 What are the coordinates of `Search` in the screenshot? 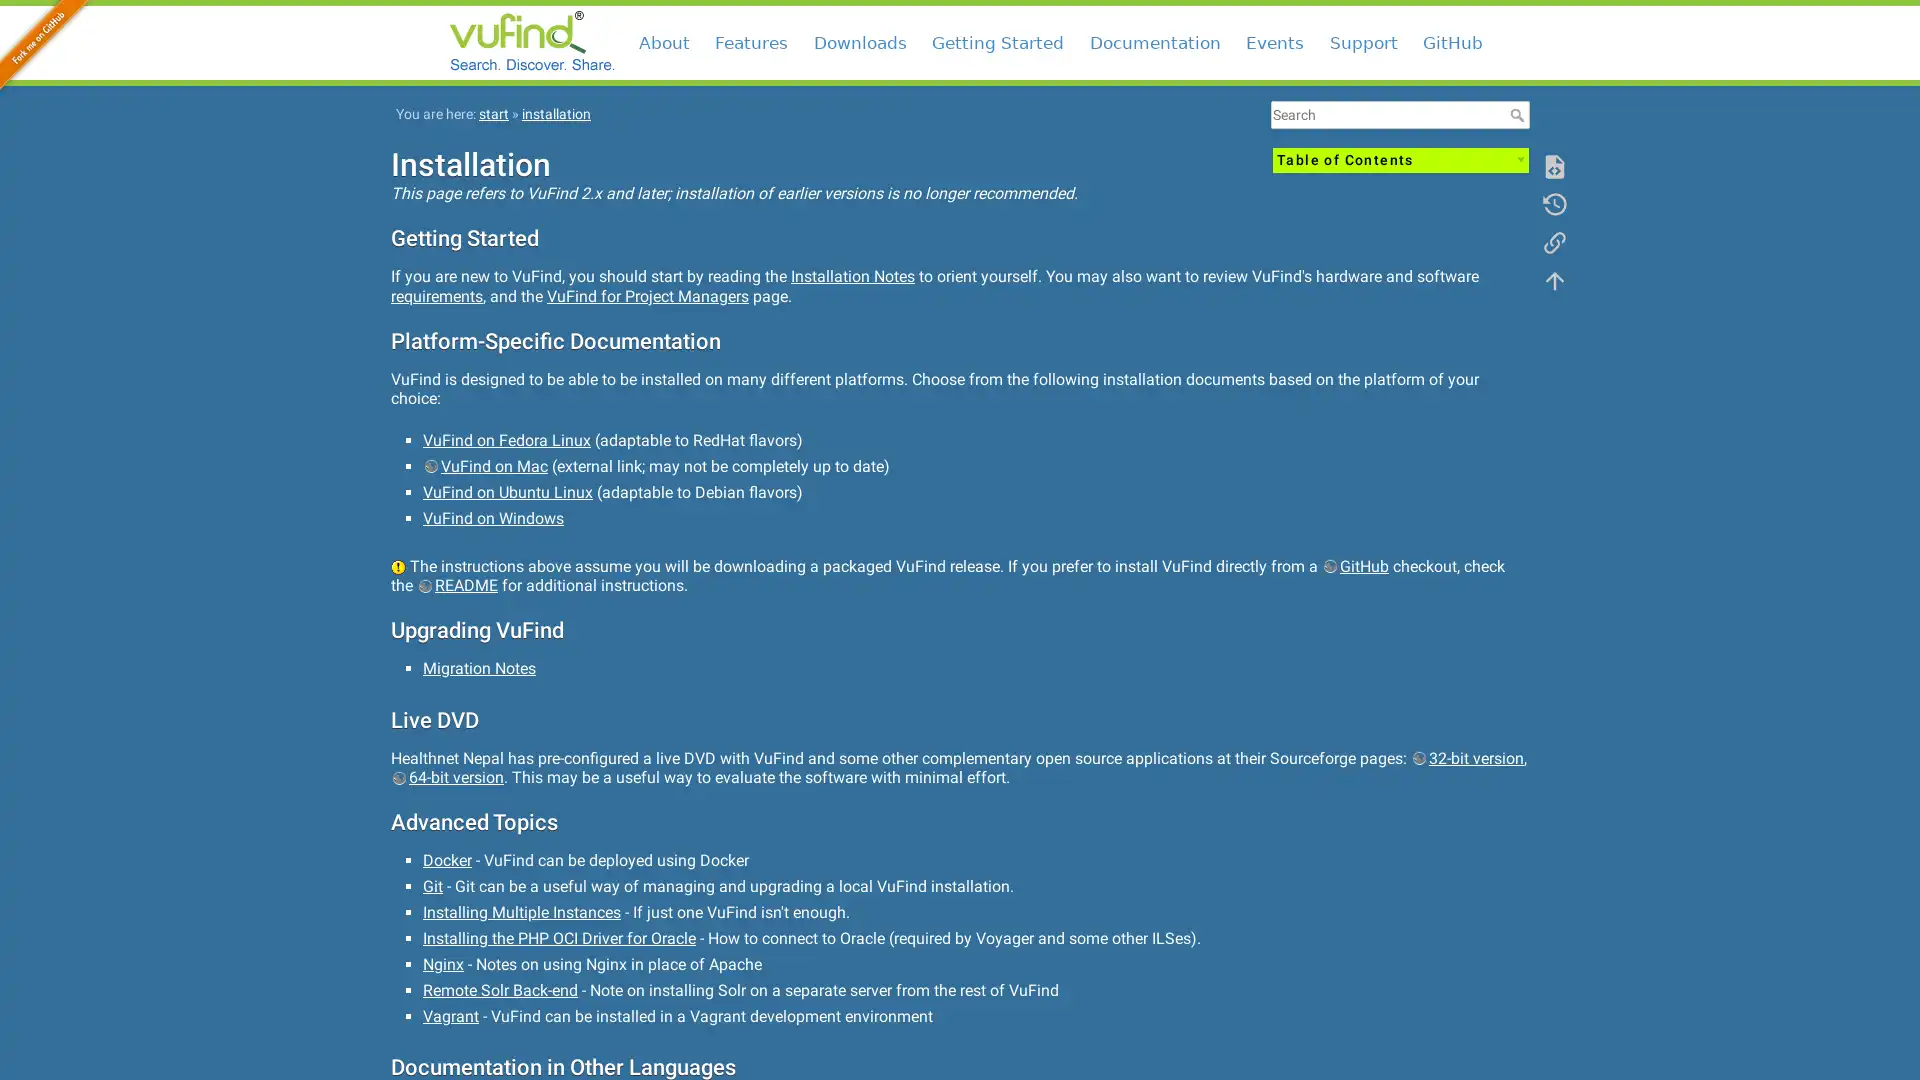 It's located at (1519, 114).